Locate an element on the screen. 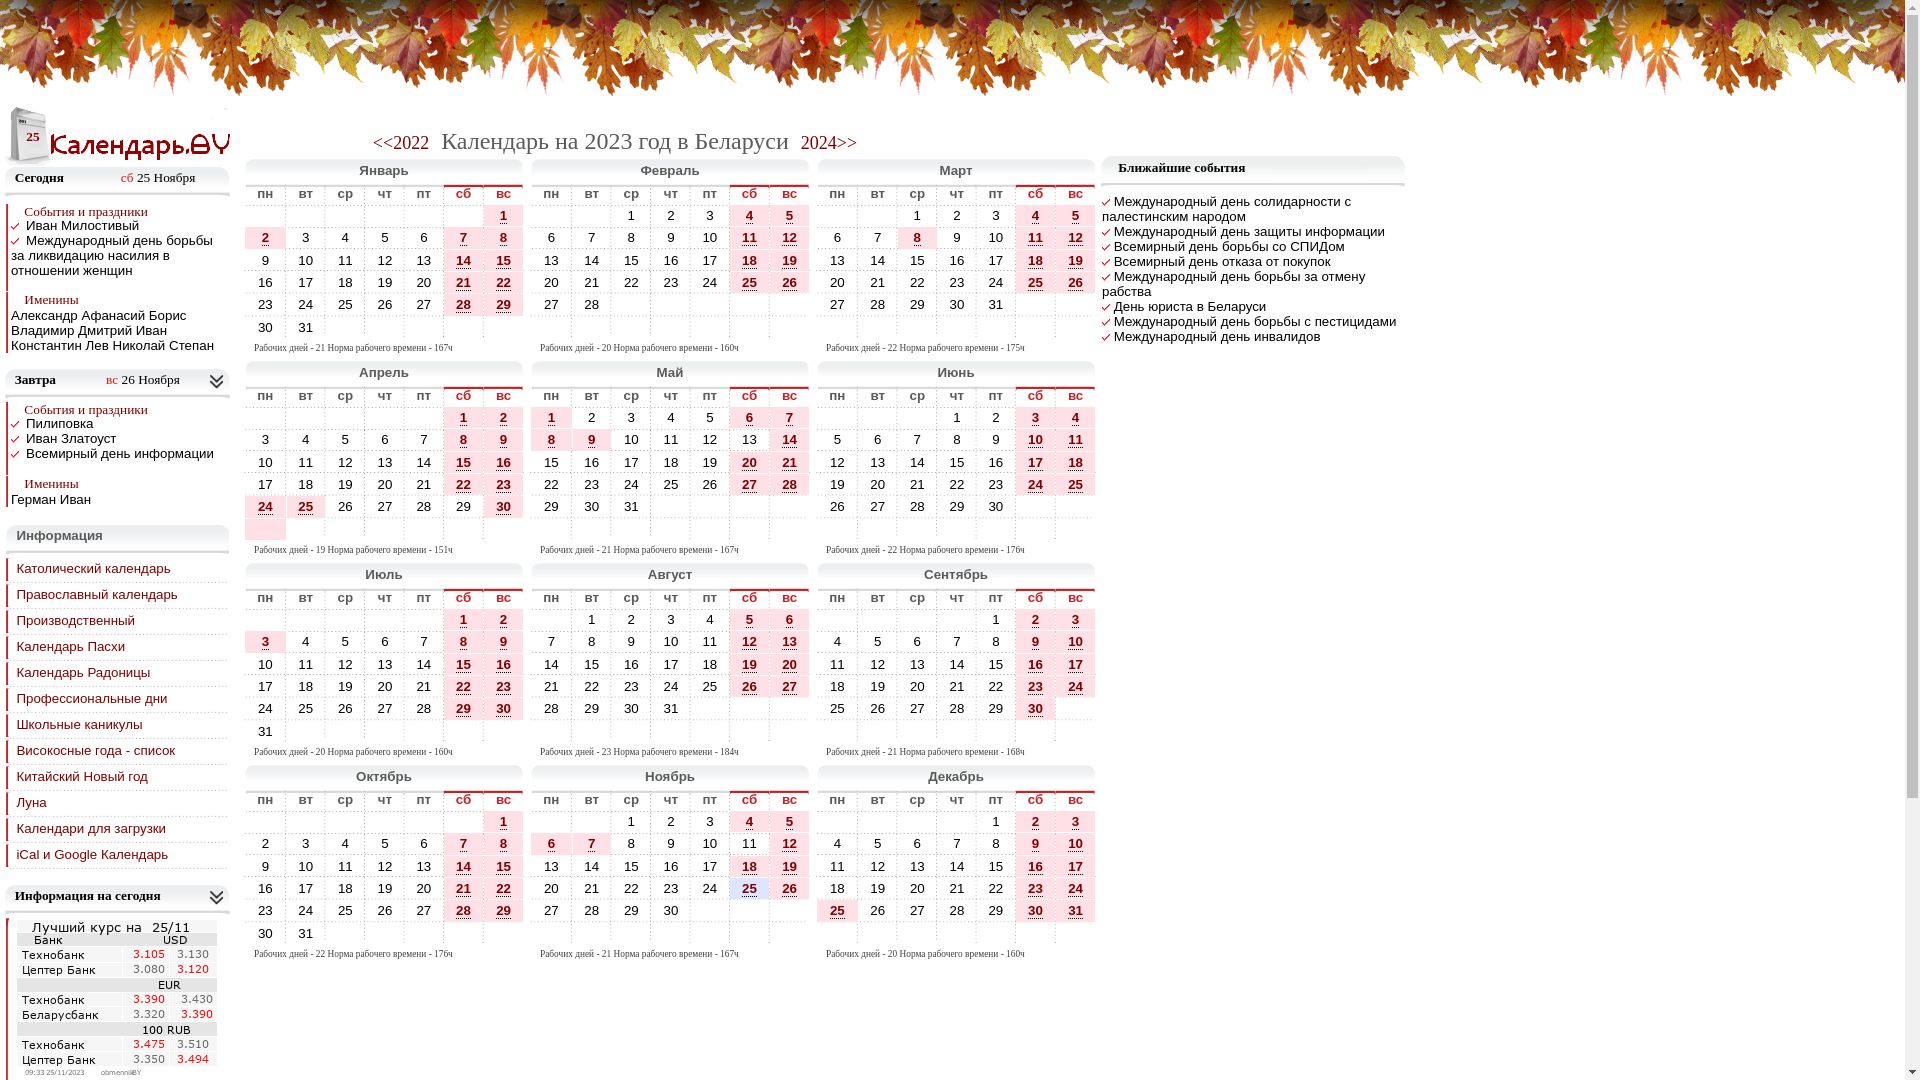 The width and height of the screenshot is (1920, 1080). '2' is located at coordinates (503, 416).